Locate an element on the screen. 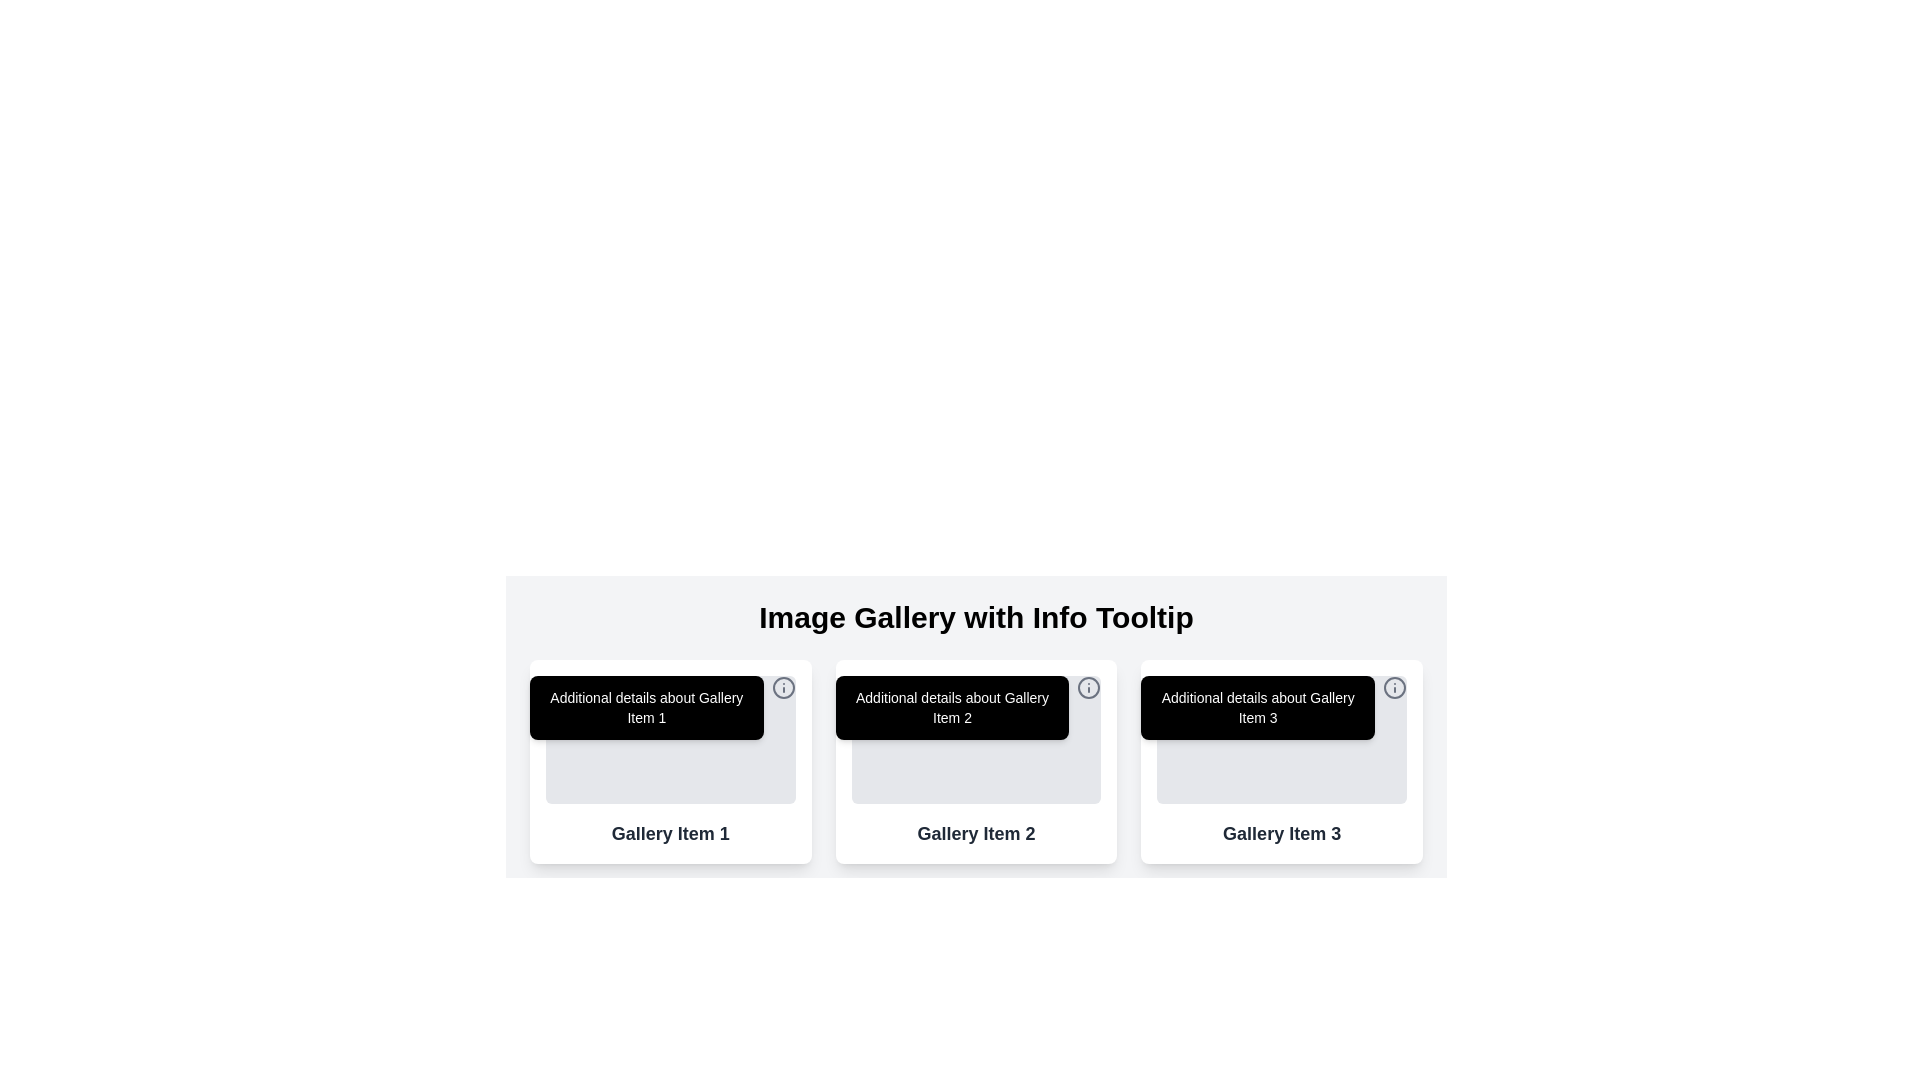 This screenshot has width=1920, height=1080. text from the Text Label that displays 'Gallery Item 2', which is styled in bold and dark grey and located beneath an image placeholder in the second card of a horizontal image gallery is located at coordinates (976, 833).